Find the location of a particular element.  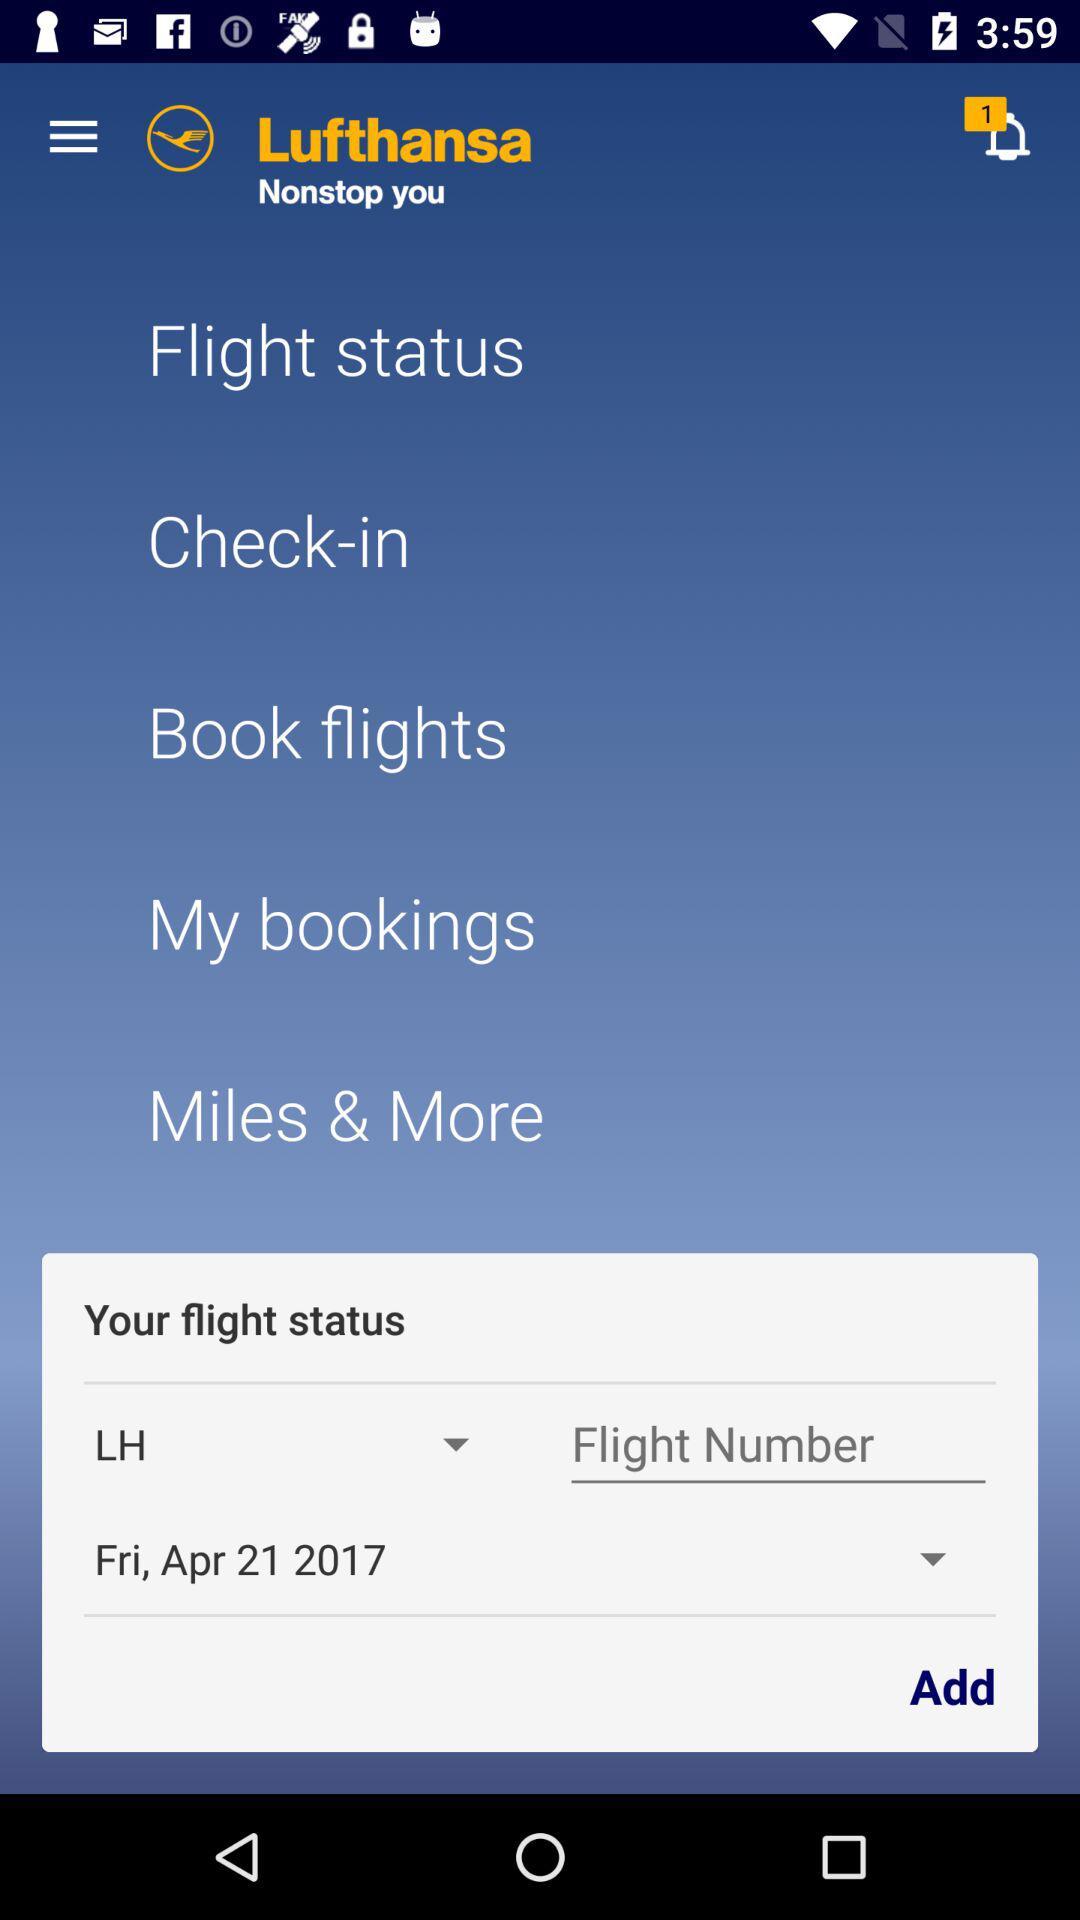

book flights is located at coordinates (540, 730).